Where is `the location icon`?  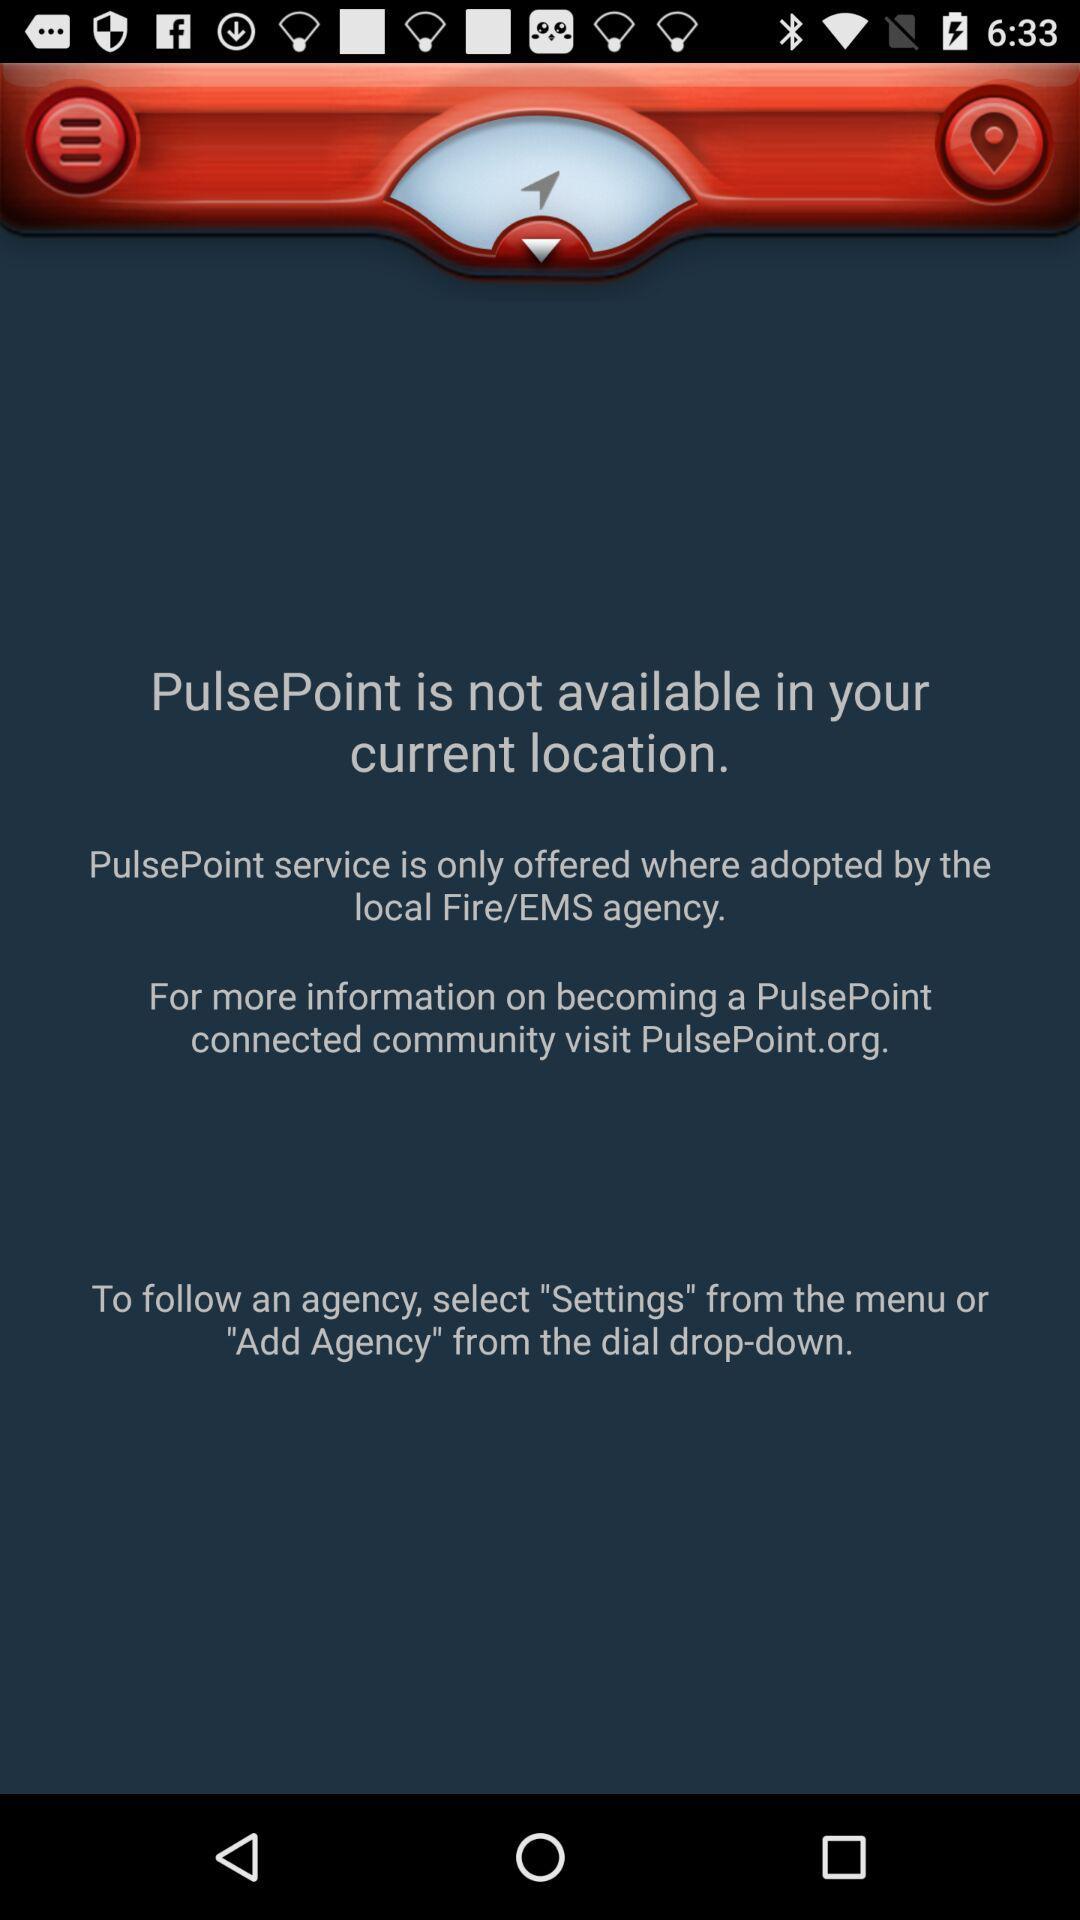 the location icon is located at coordinates (994, 143).